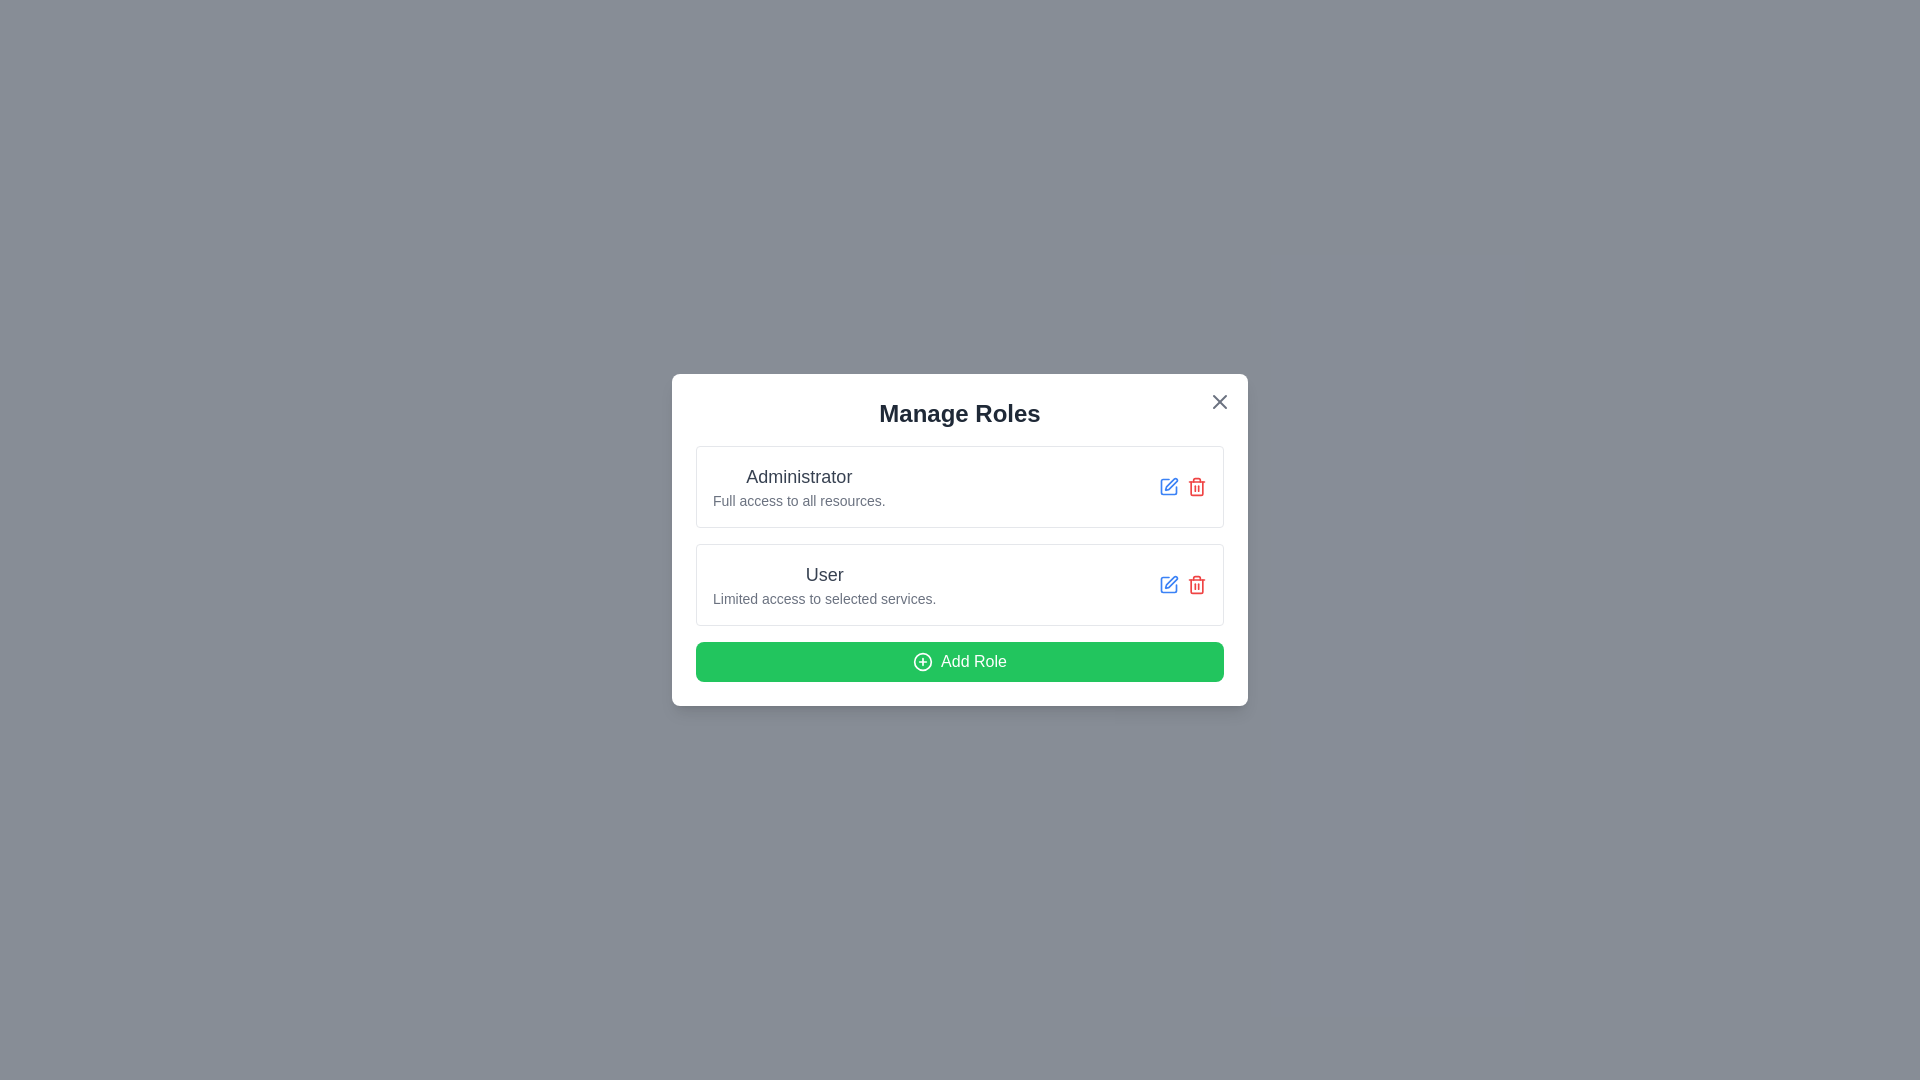  I want to click on the 'Add New Role' button located at the bottom of the 'Manage Roles' card, so click(960, 662).